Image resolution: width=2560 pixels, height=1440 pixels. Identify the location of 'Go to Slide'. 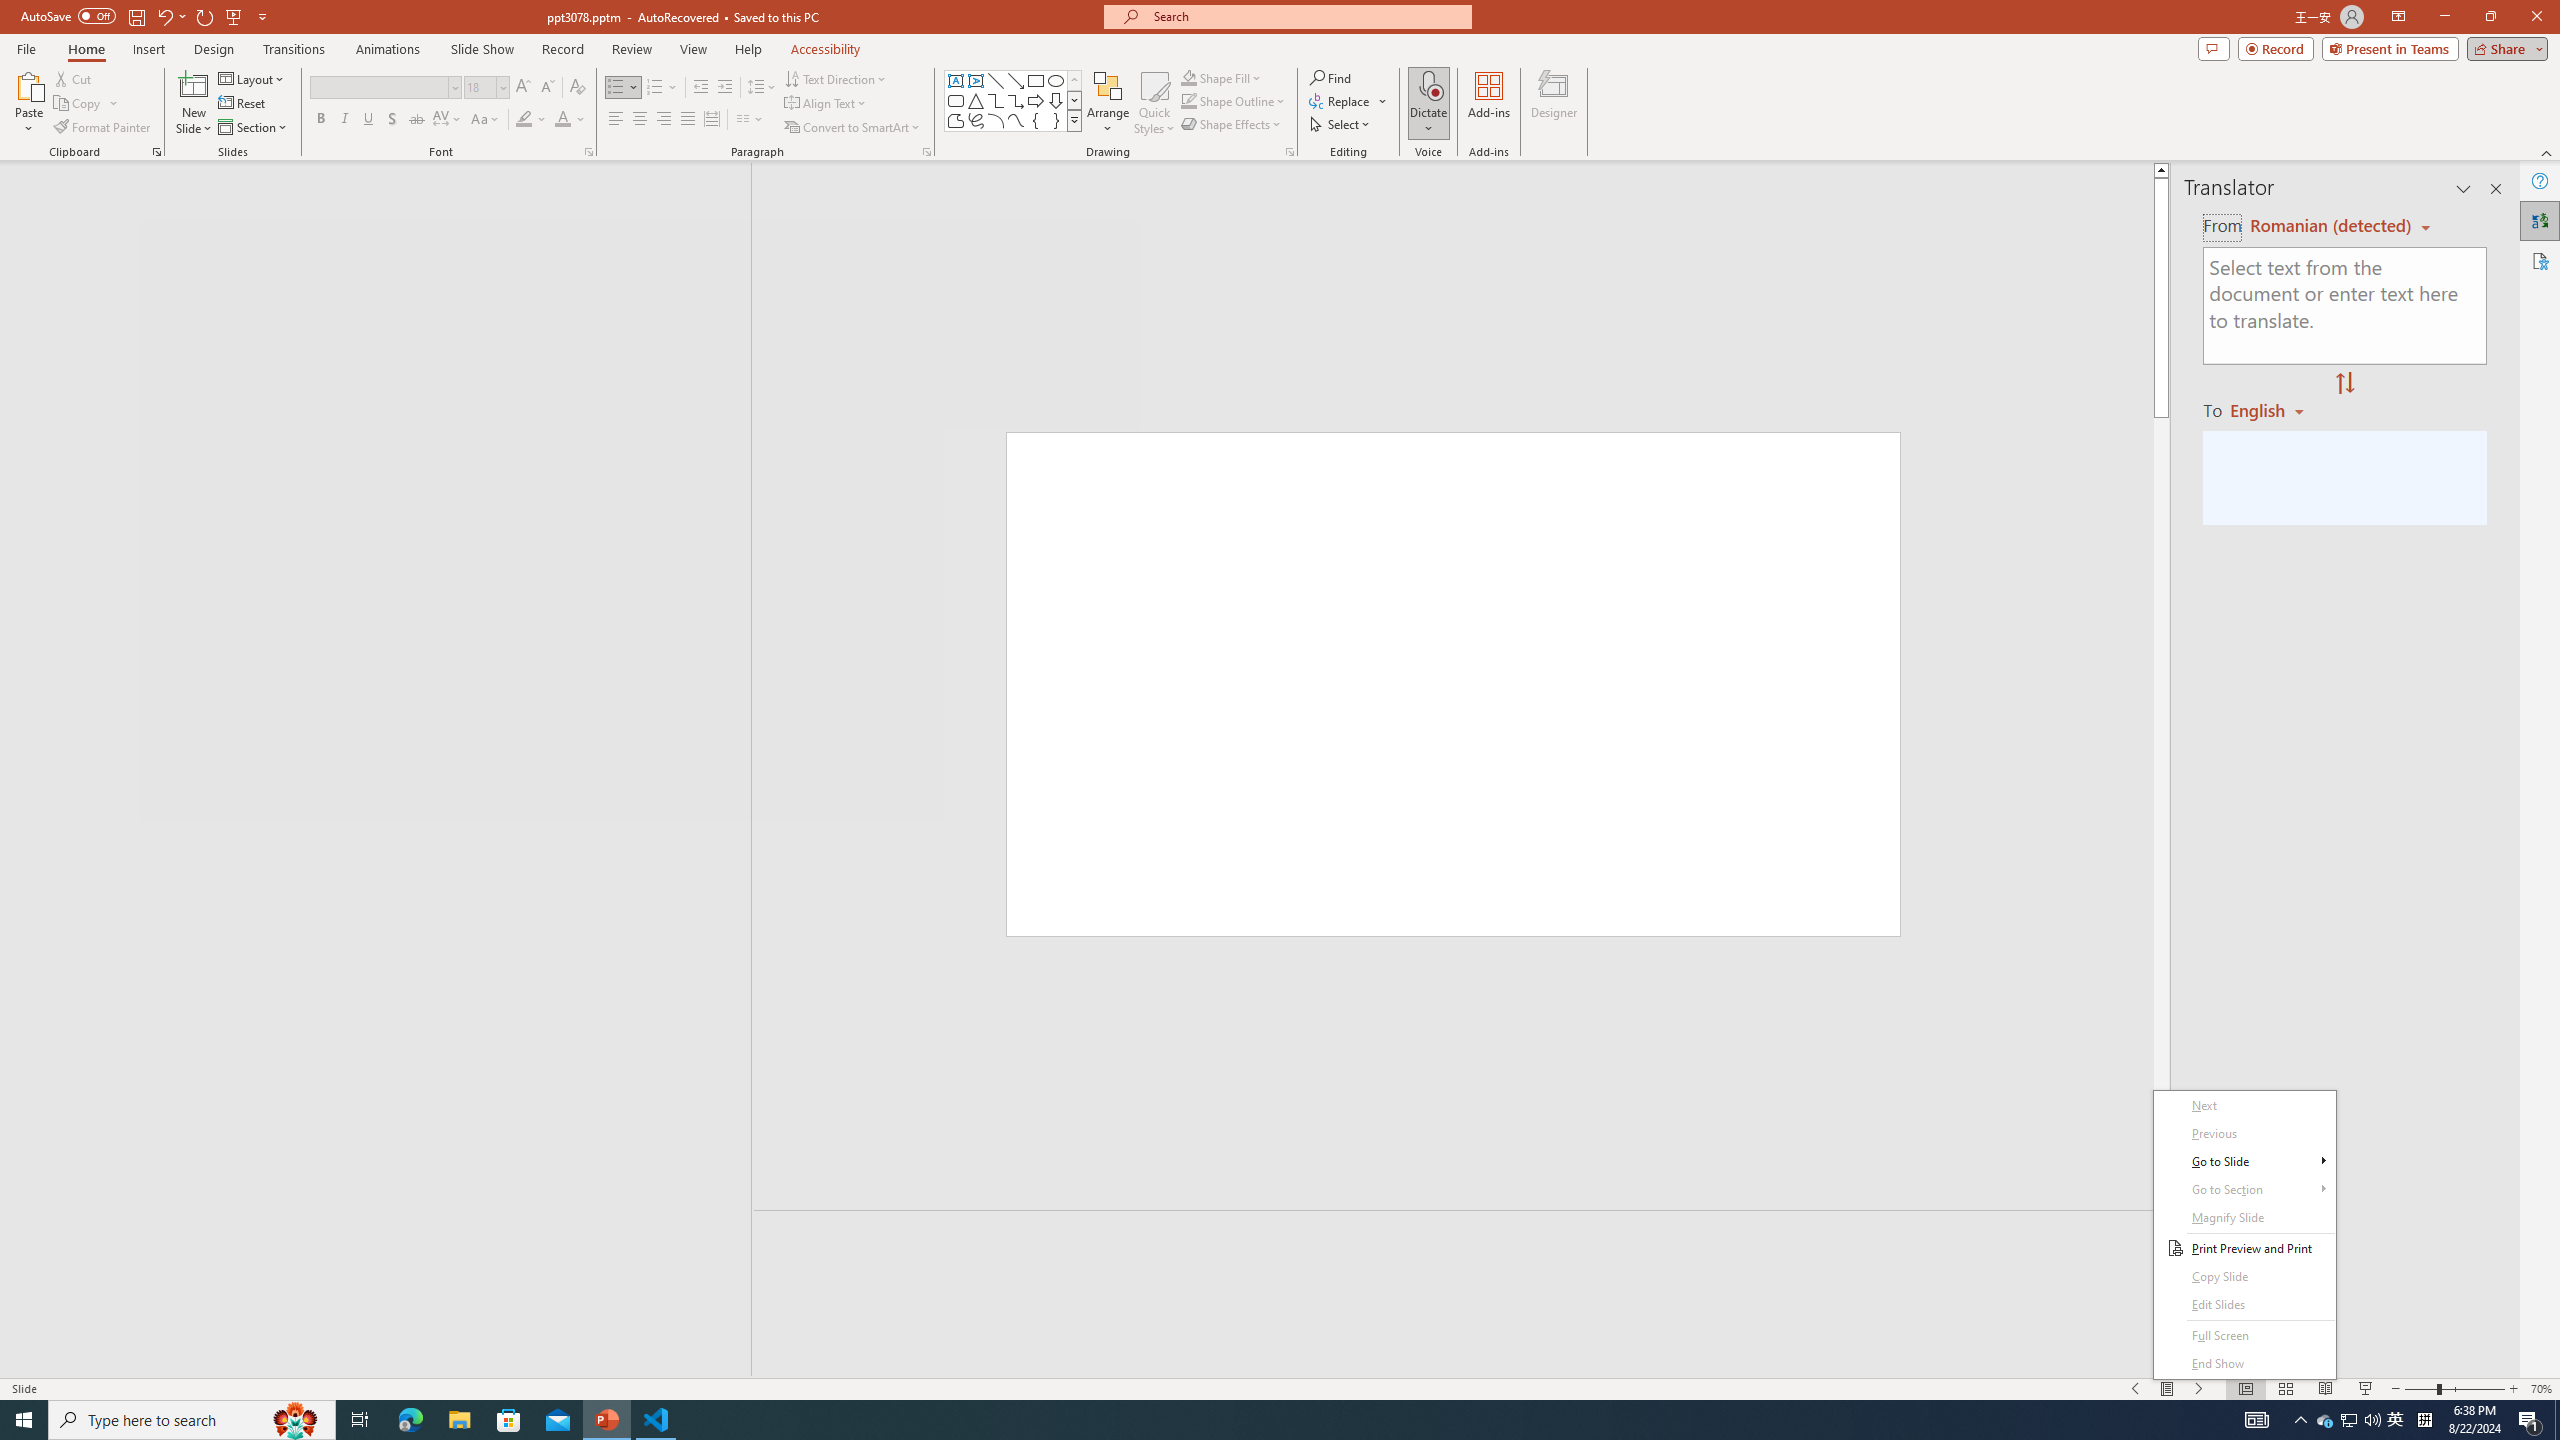
(2245, 1161).